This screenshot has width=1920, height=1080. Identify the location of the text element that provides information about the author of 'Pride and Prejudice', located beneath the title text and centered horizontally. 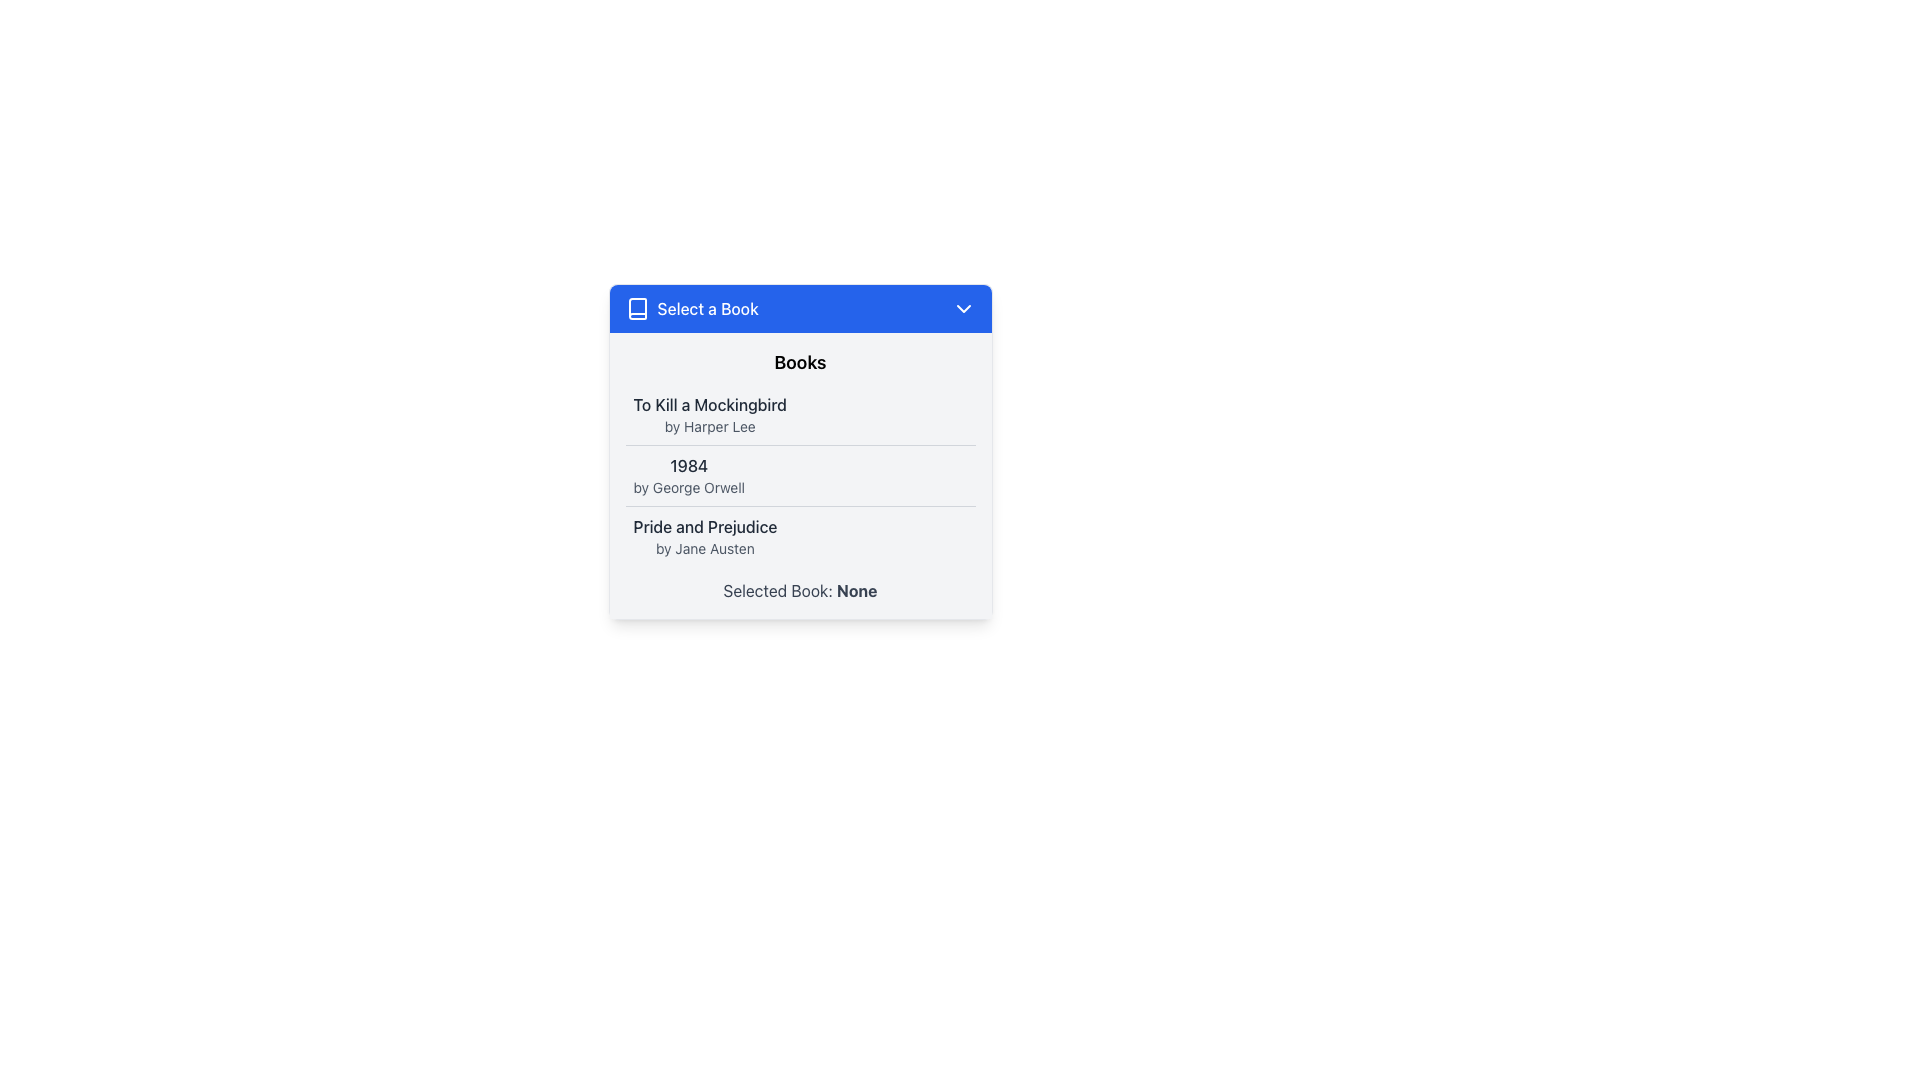
(705, 548).